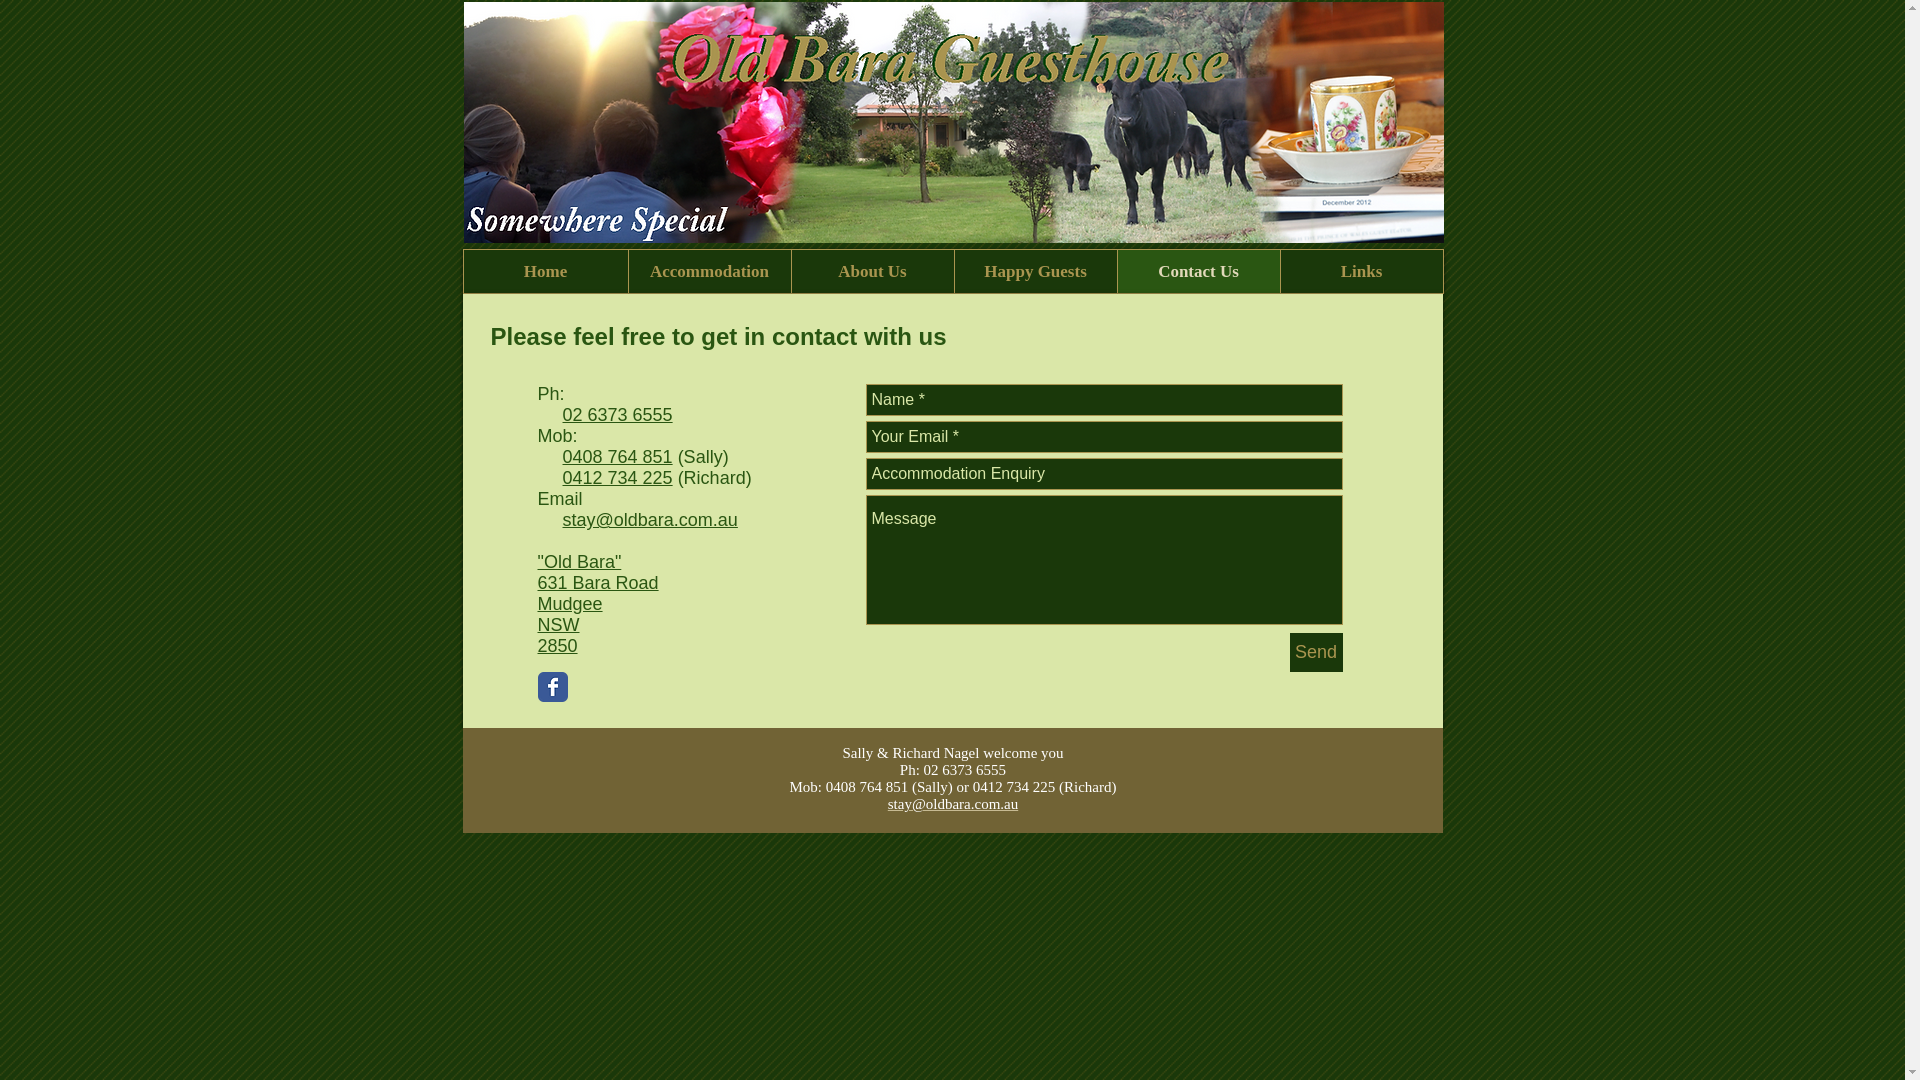 The width and height of the screenshot is (1920, 1080). What do you see at coordinates (650, 519) in the screenshot?
I see `'stay@oldbara.com.au'` at bounding box center [650, 519].